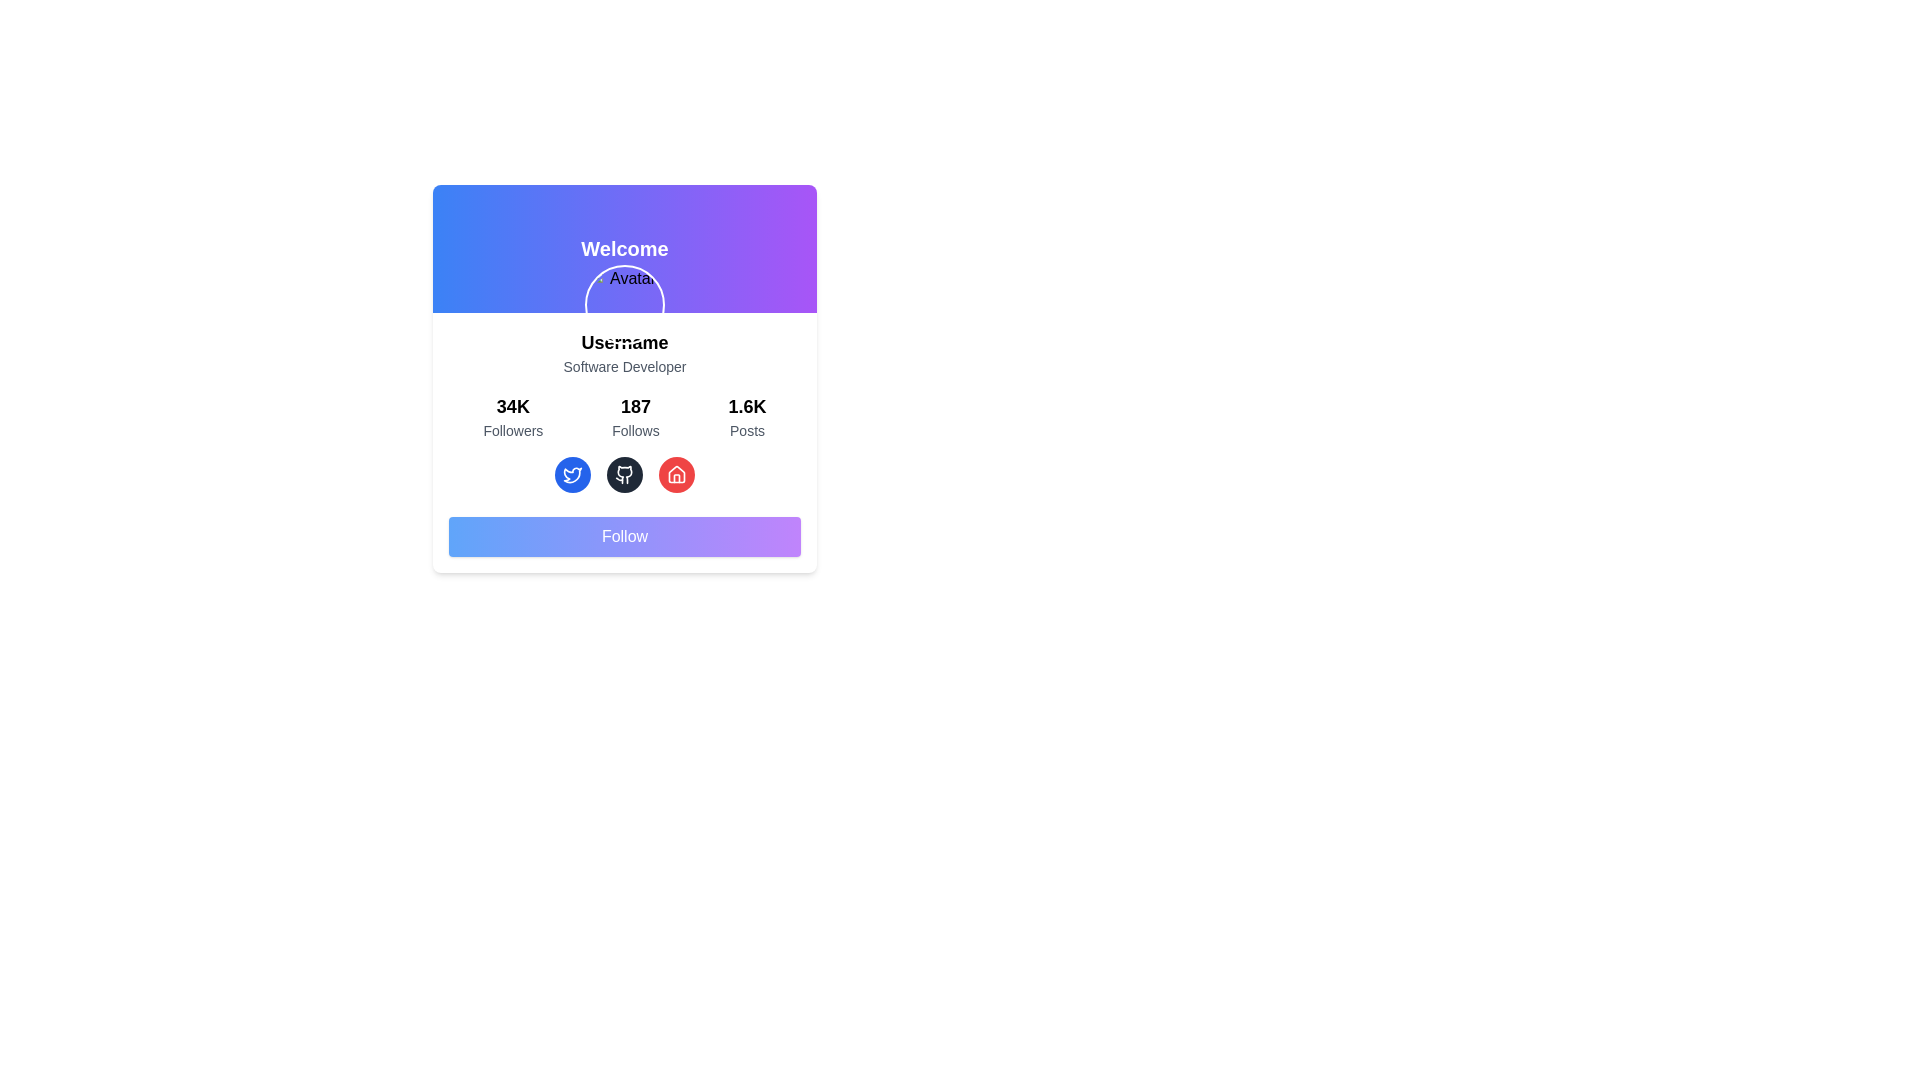 This screenshot has height=1080, width=1920. What do you see at coordinates (634, 430) in the screenshot?
I see `the Text label indicating the number of accounts followed, located under the 'Follows' count in the profile's statistic card` at bounding box center [634, 430].